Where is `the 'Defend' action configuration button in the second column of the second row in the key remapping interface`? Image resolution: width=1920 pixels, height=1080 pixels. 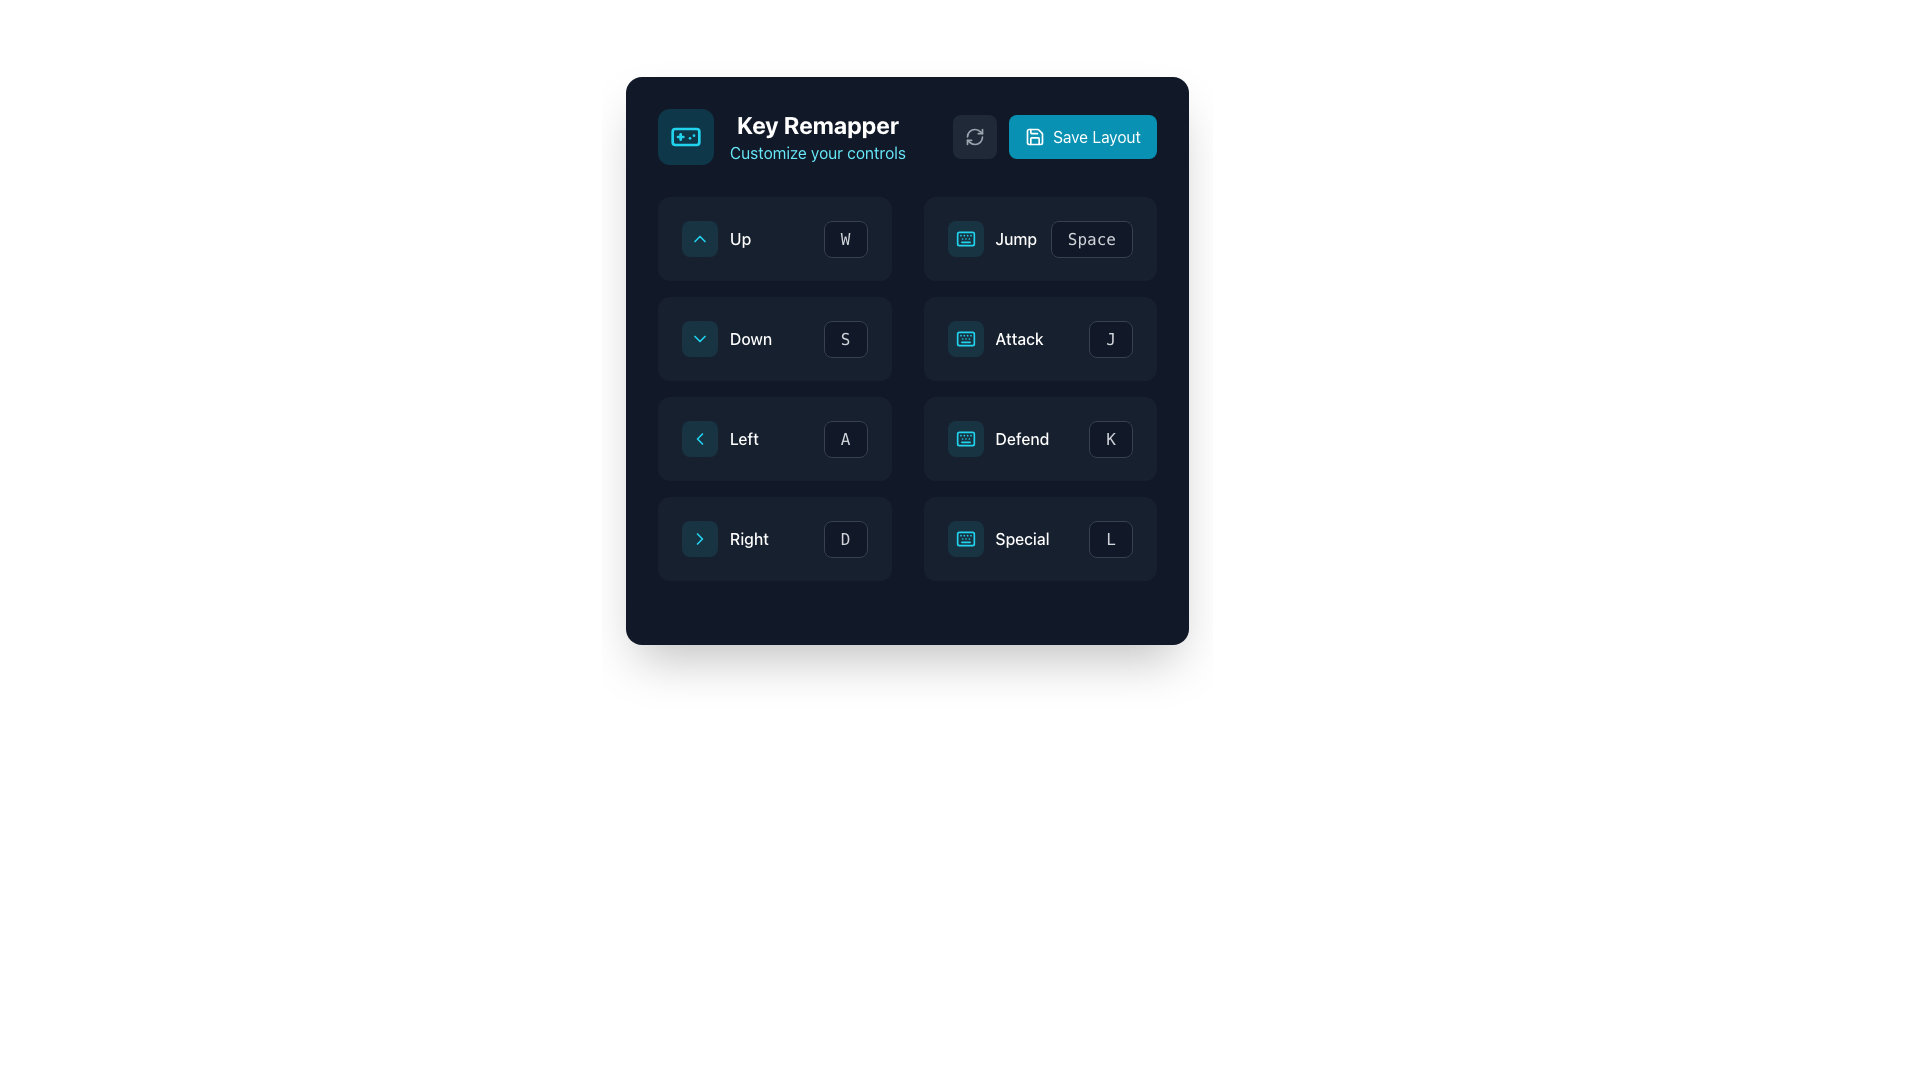 the 'Defend' action configuration button in the second column of the second row in the key remapping interface is located at coordinates (998, 438).